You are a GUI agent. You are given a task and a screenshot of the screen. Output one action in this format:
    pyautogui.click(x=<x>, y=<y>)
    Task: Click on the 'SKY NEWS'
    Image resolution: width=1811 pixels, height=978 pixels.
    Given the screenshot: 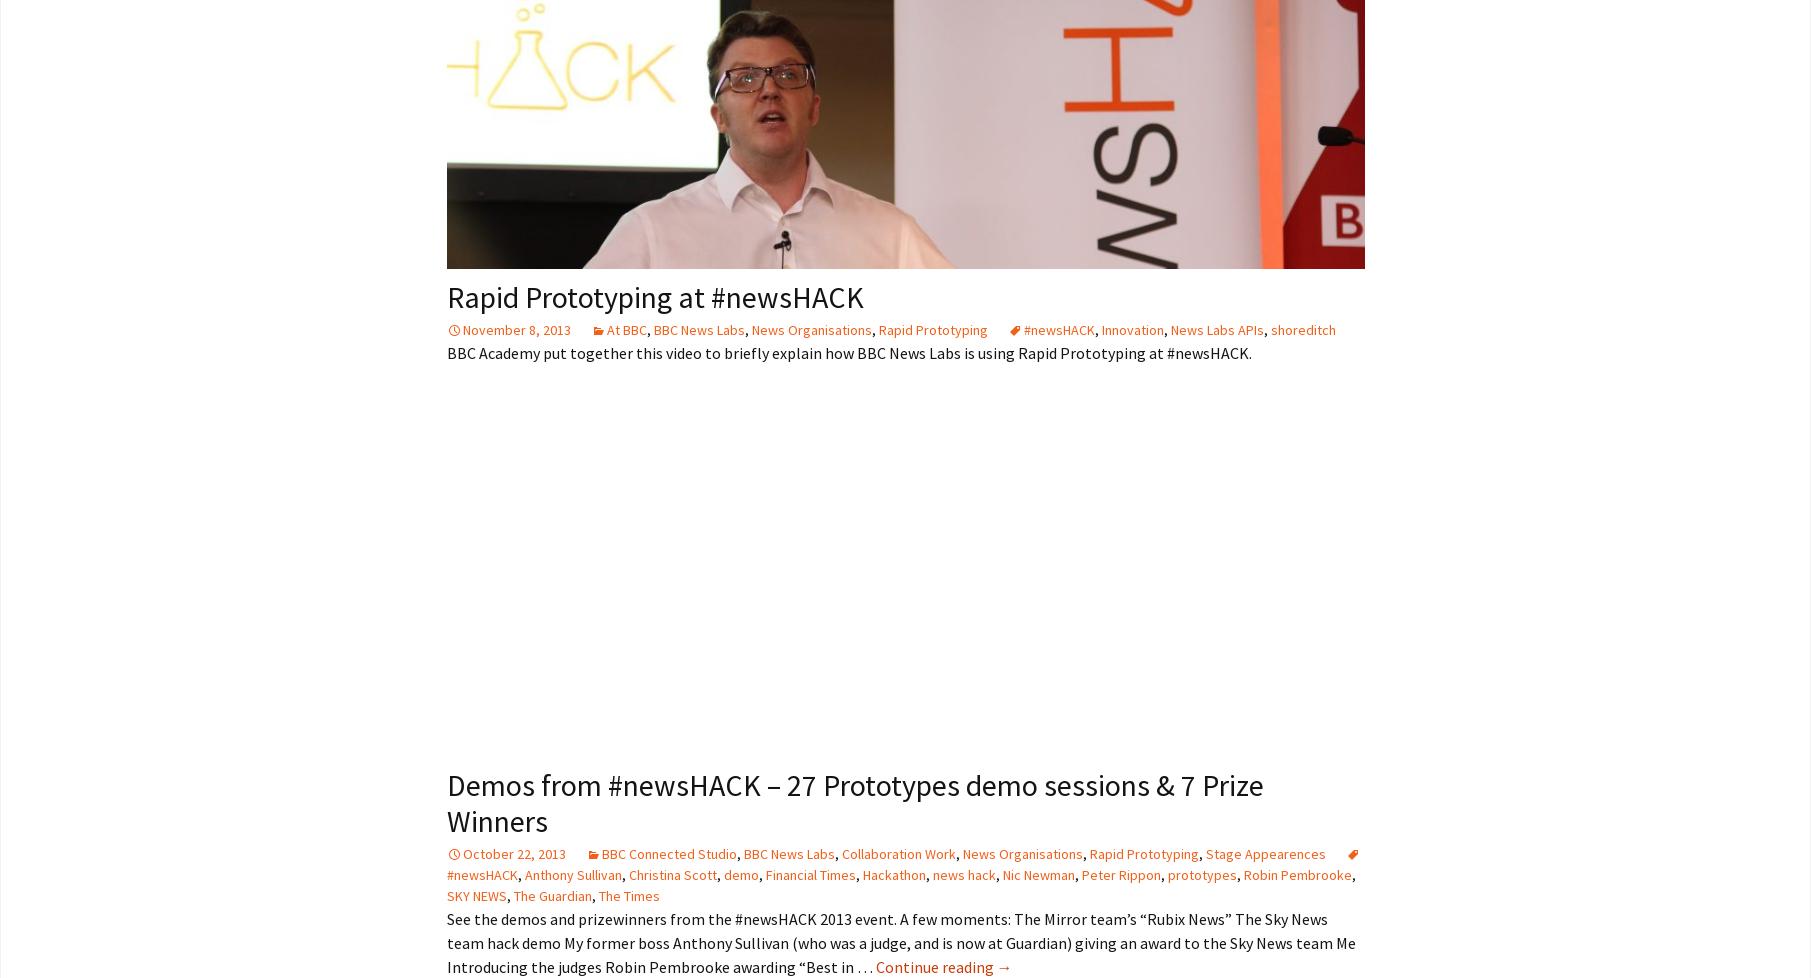 What is the action you would take?
    pyautogui.click(x=475, y=893)
    